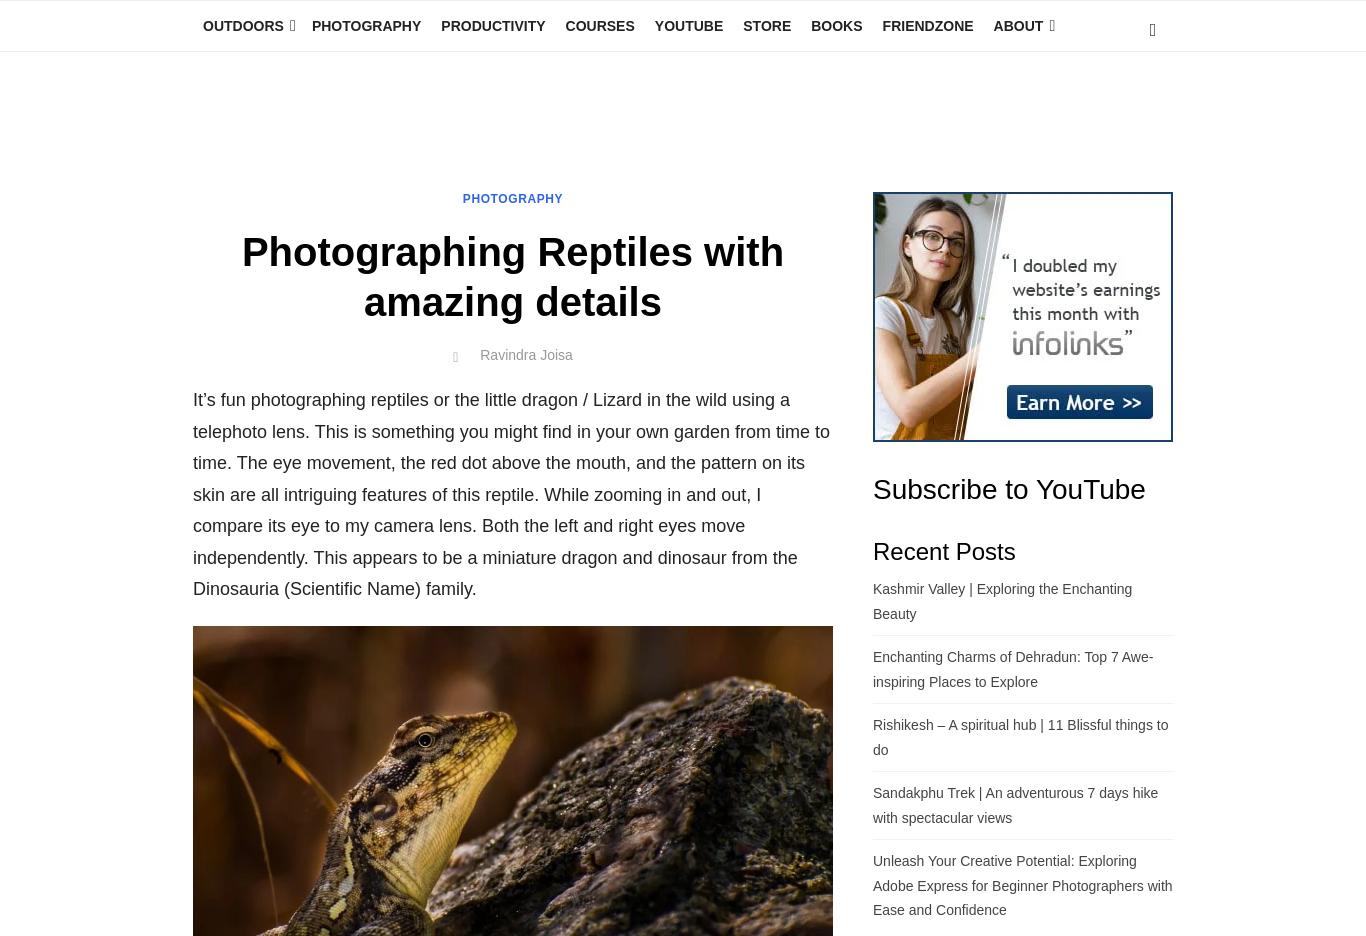 The width and height of the screenshot is (1366, 936). Describe the element at coordinates (243, 25) in the screenshot. I see `'Outdoors'` at that location.